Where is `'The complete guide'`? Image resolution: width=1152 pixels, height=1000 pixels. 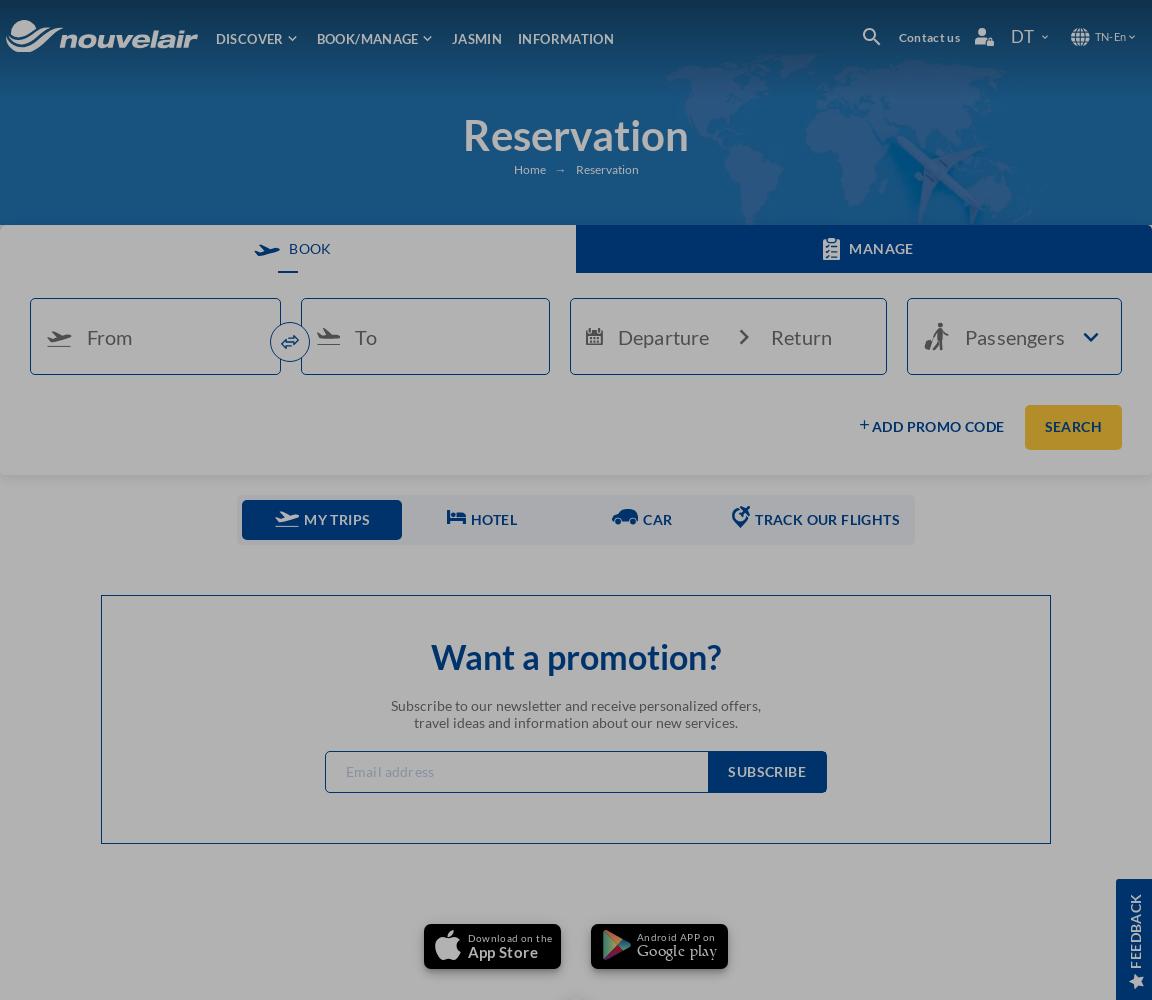 'The complete guide' is located at coordinates (802, 316).